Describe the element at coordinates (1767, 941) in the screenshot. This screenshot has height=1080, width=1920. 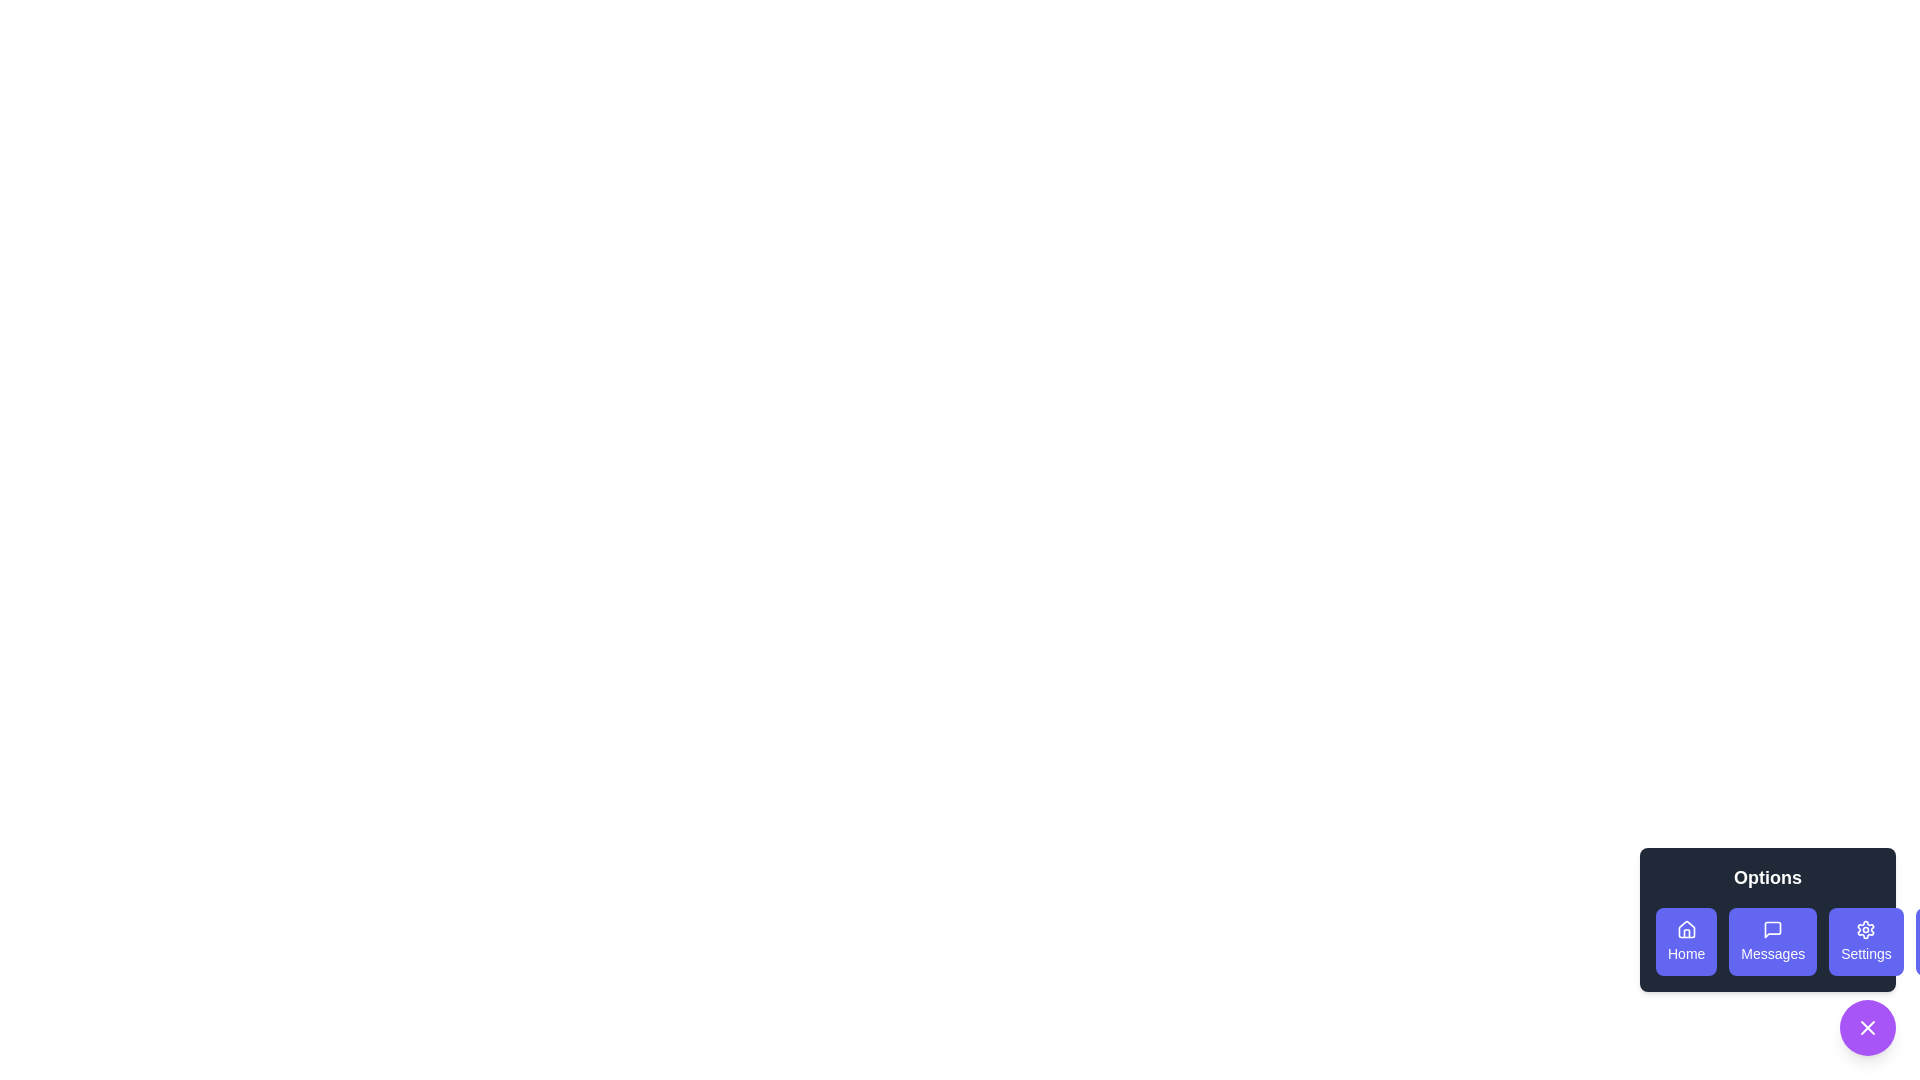
I see `the second button in the row of four buttons, located between the 'Home' and 'Settings' buttons` at that location.